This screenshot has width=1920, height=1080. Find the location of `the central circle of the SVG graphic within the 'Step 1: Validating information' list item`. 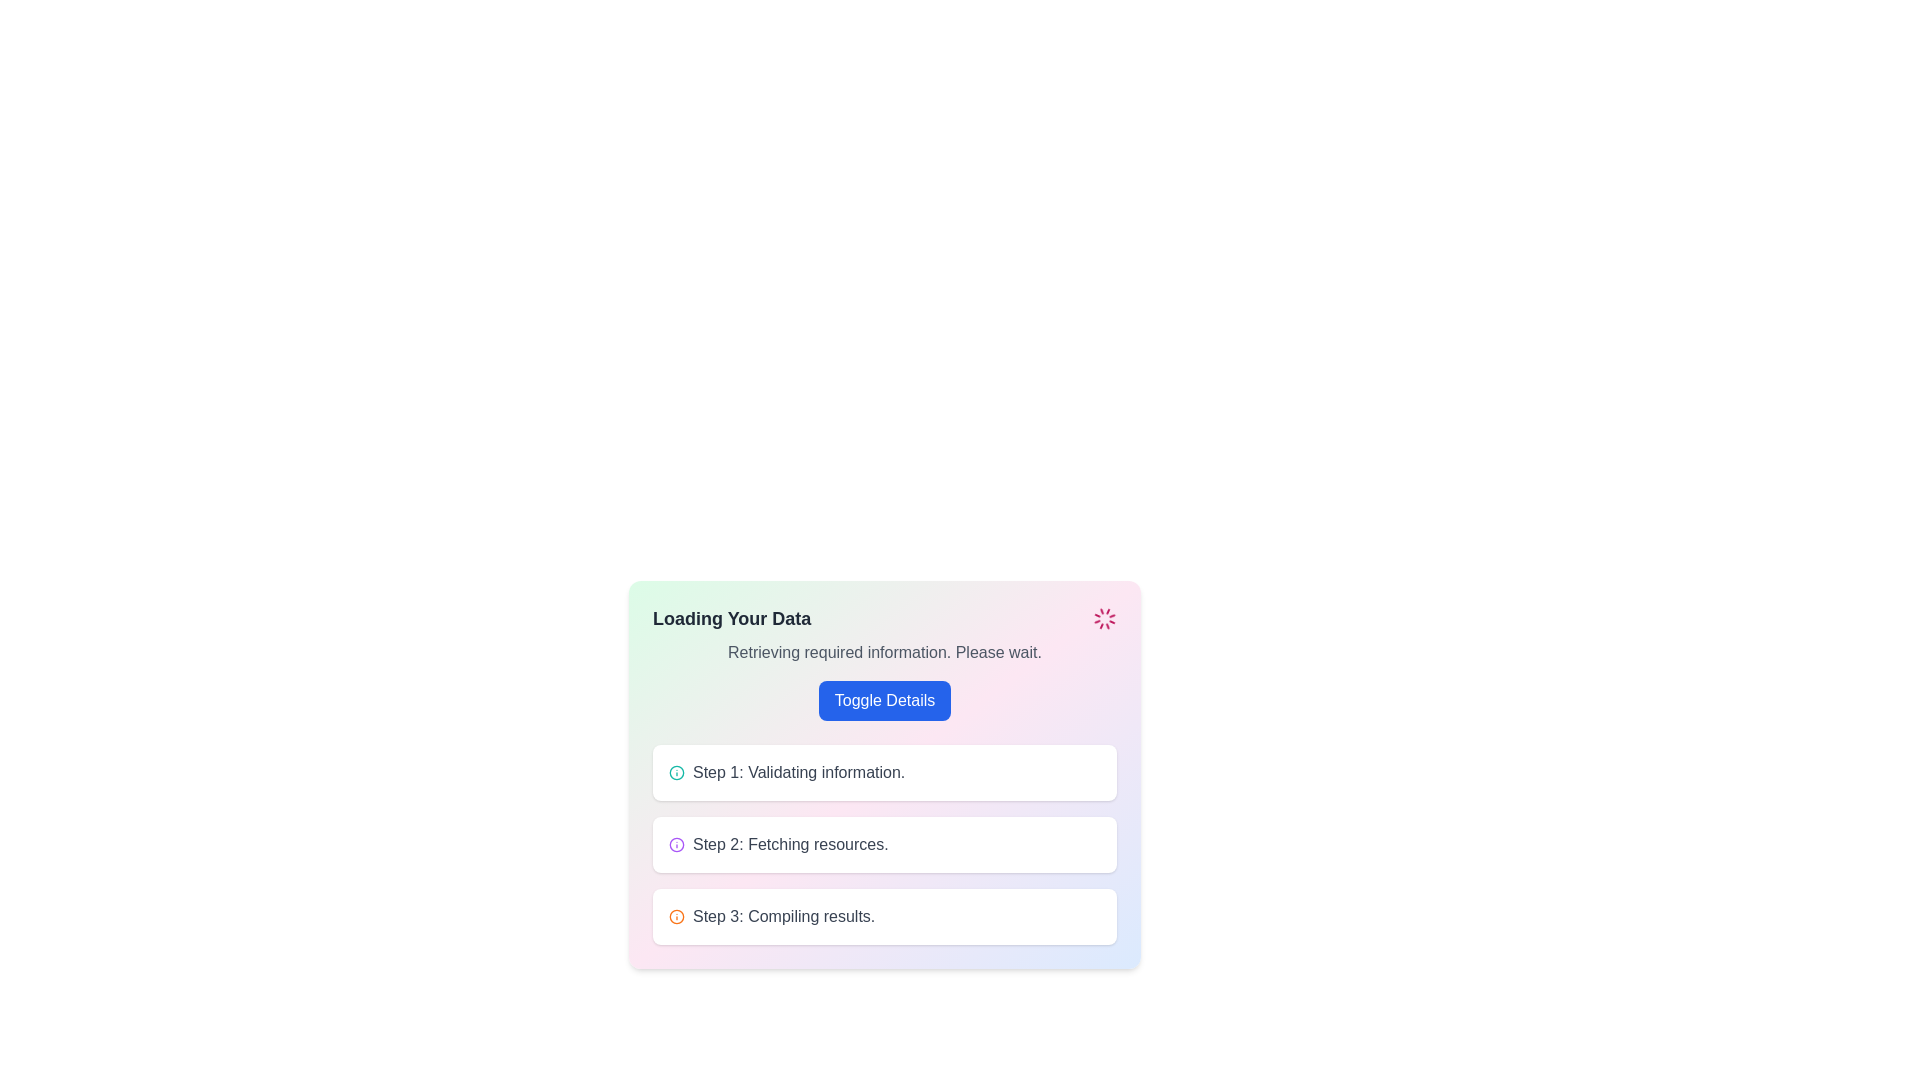

the central circle of the SVG graphic within the 'Step 1: Validating information' list item is located at coordinates (676, 917).